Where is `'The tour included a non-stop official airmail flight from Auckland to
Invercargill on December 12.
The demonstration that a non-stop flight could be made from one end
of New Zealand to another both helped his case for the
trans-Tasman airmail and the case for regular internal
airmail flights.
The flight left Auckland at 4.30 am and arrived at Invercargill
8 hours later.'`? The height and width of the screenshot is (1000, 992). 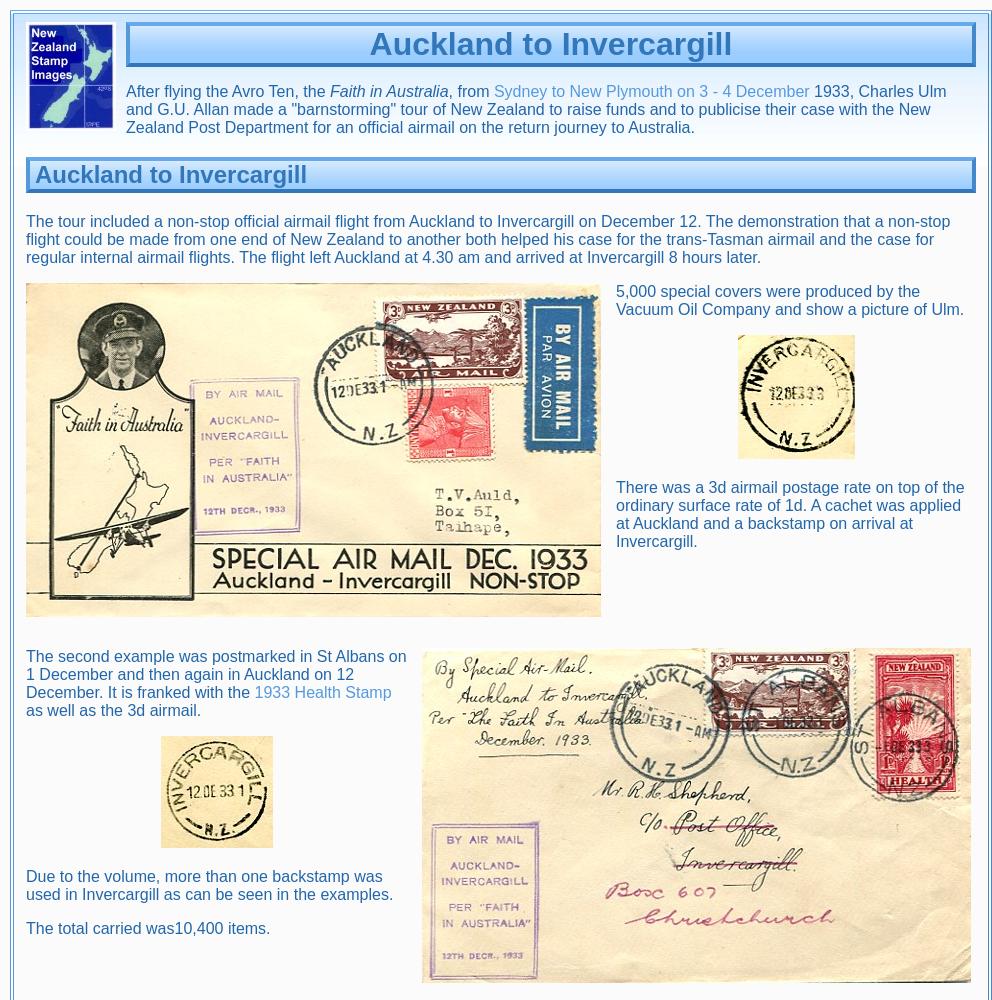 'The tour included a non-stop official airmail flight from Auckland to
Invercargill on December 12.
The demonstration that a non-stop flight could be made from one end
of New Zealand to another both helped his case for the
trans-Tasman airmail and the case for regular internal
airmail flights.
The flight left Auckland at 4.30 am and arrived at Invercargill
8 hours later.' is located at coordinates (24, 237).